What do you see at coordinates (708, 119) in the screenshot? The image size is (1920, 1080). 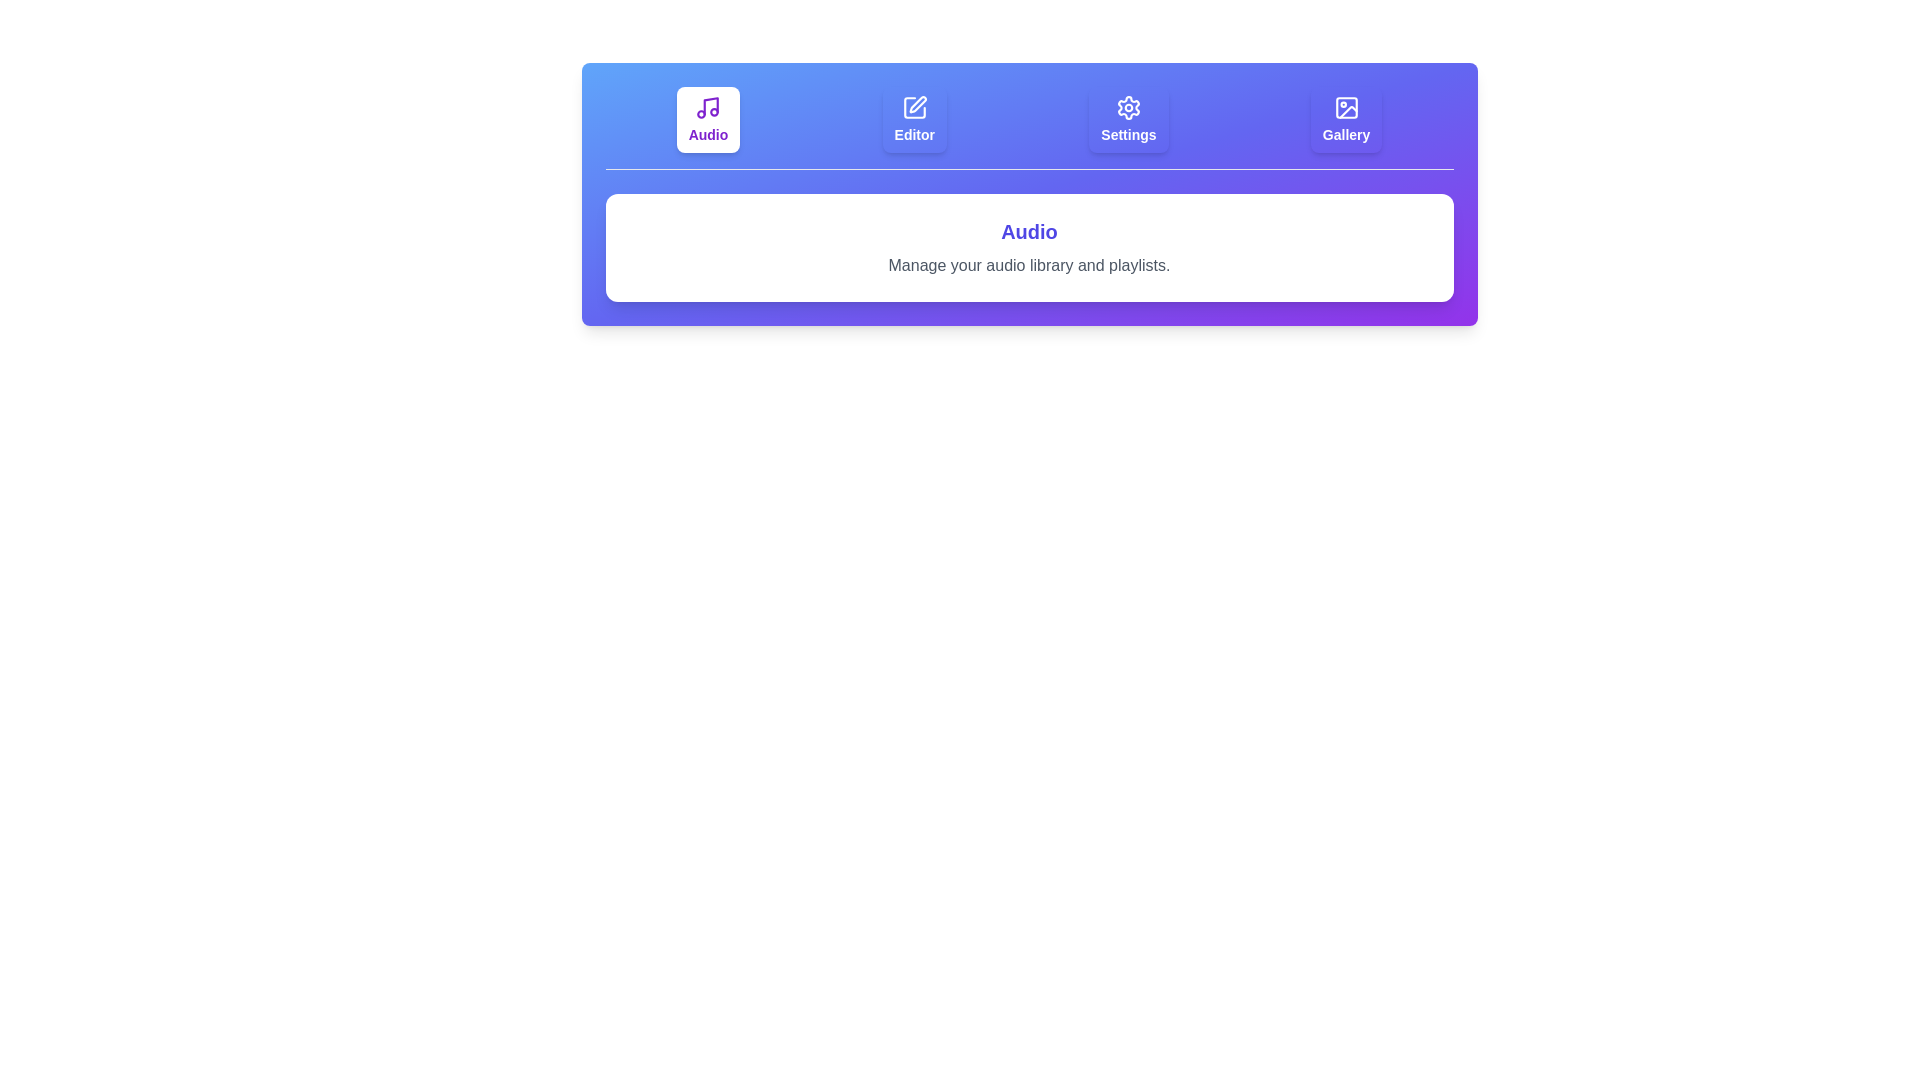 I see `the tab labeled Audio to select it` at bounding box center [708, 119].